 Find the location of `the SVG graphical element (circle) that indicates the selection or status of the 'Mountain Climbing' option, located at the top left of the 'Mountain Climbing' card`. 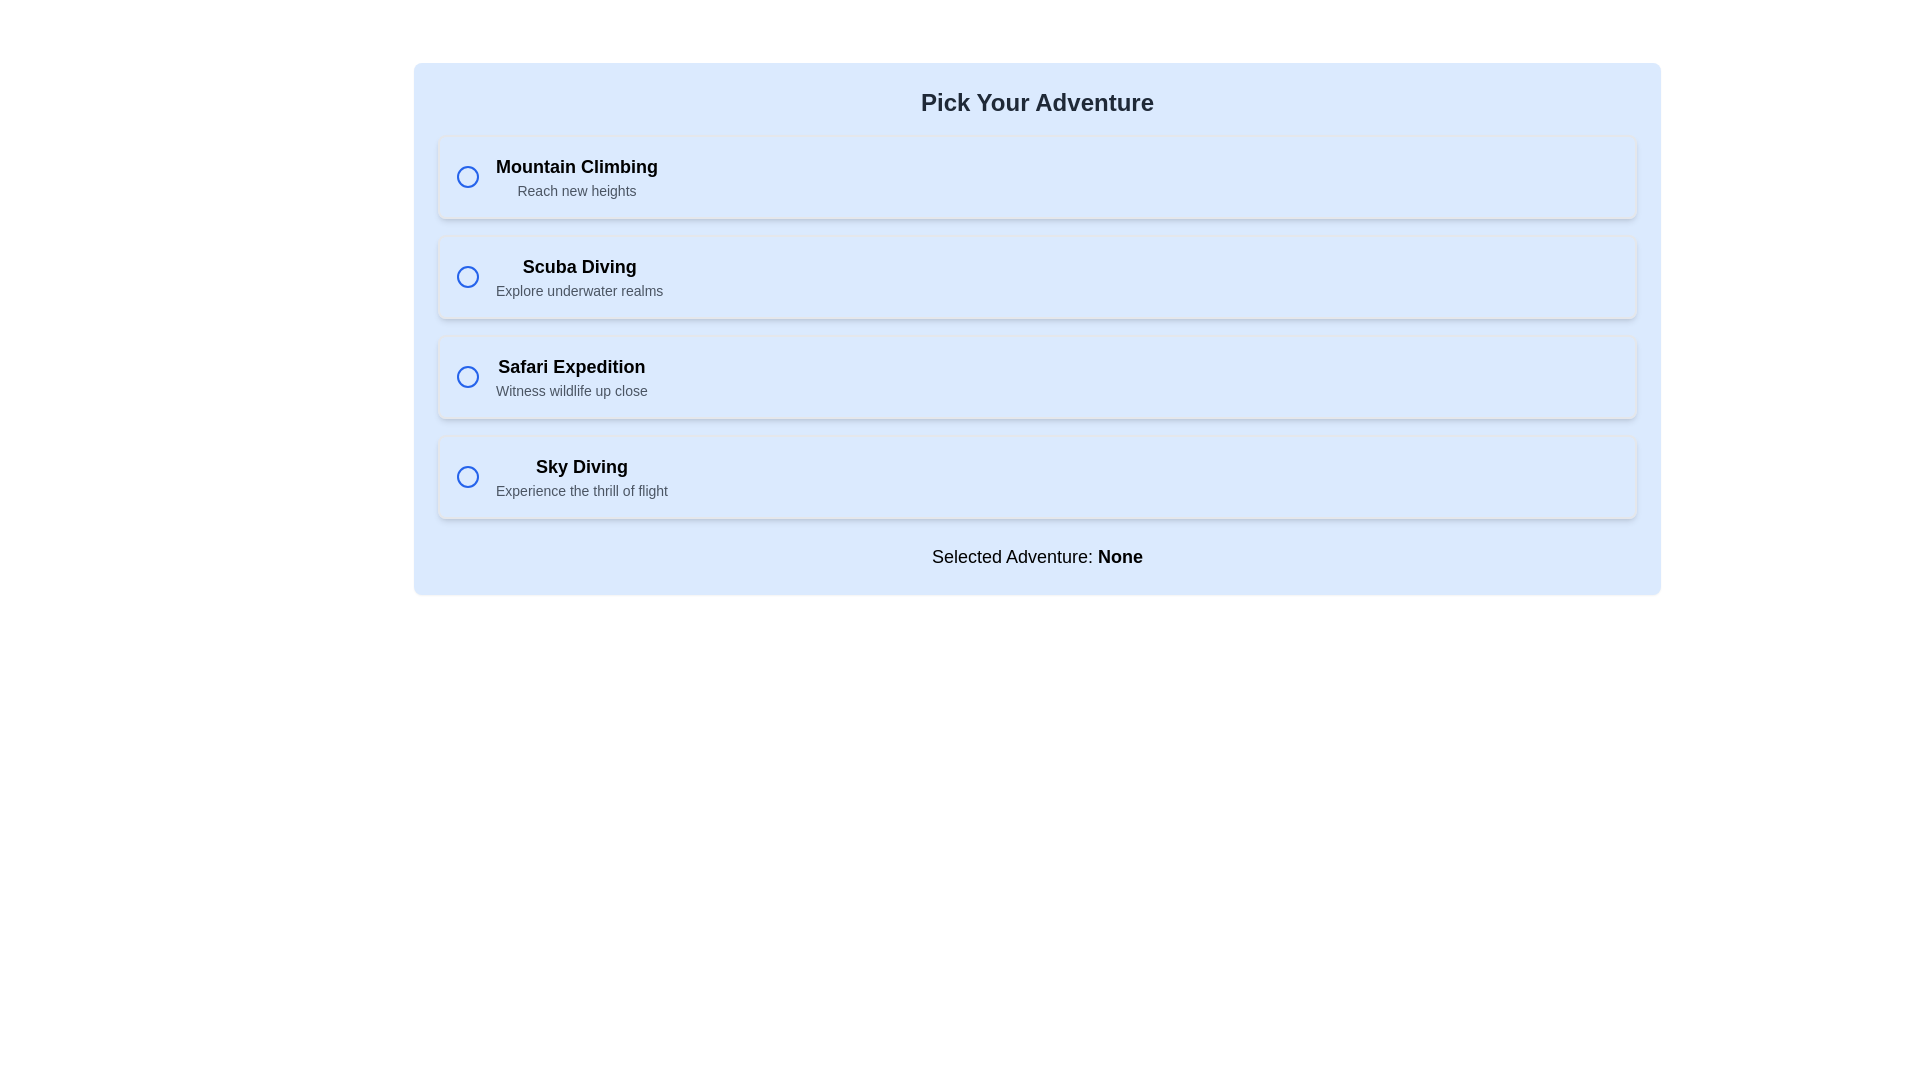

the SVG graphical element (circle) that indicates the selection or status of the 'Mountain Climbing' option, located at the top left of the 'Mountain Climbing' card is located at coordinates (466, 176).